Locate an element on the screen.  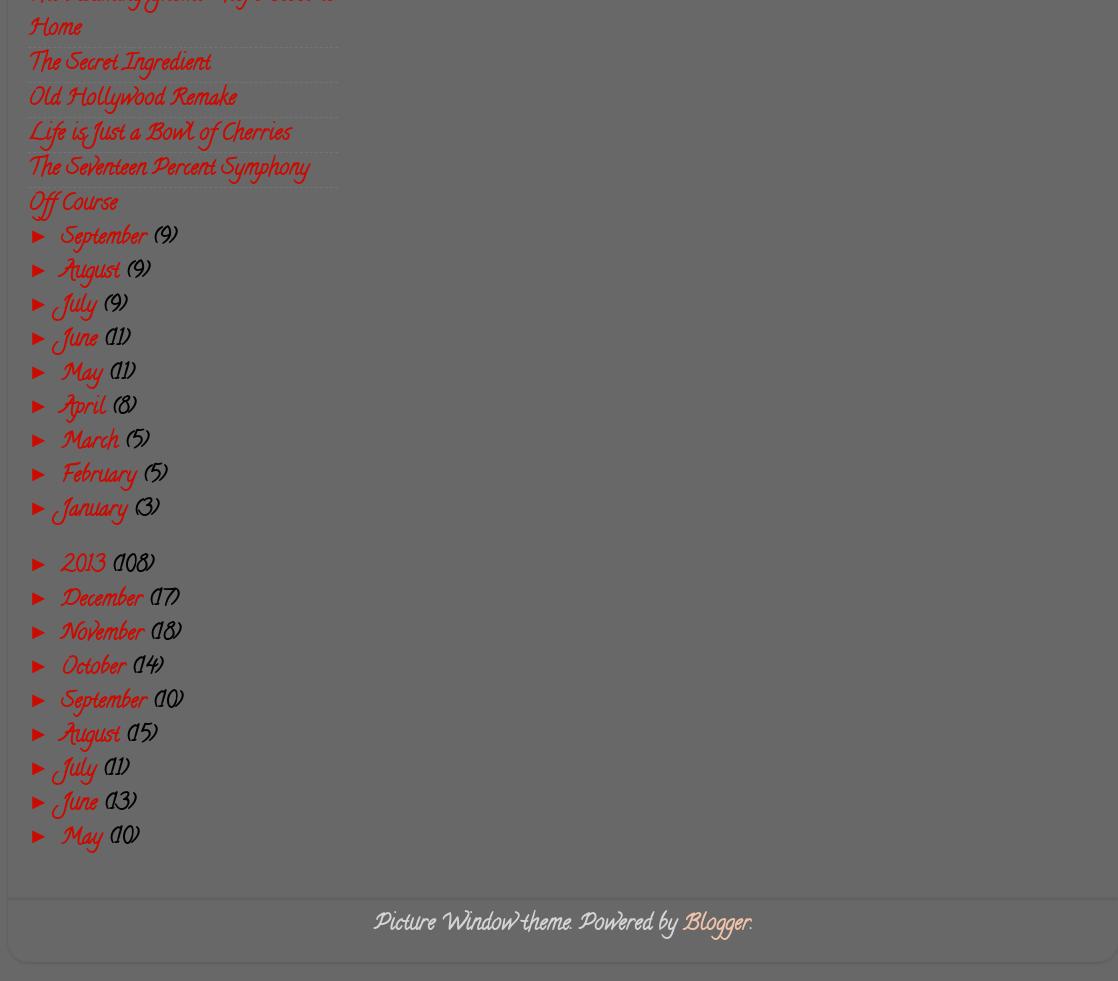
'(8)' is located at coordinates (122, 407).